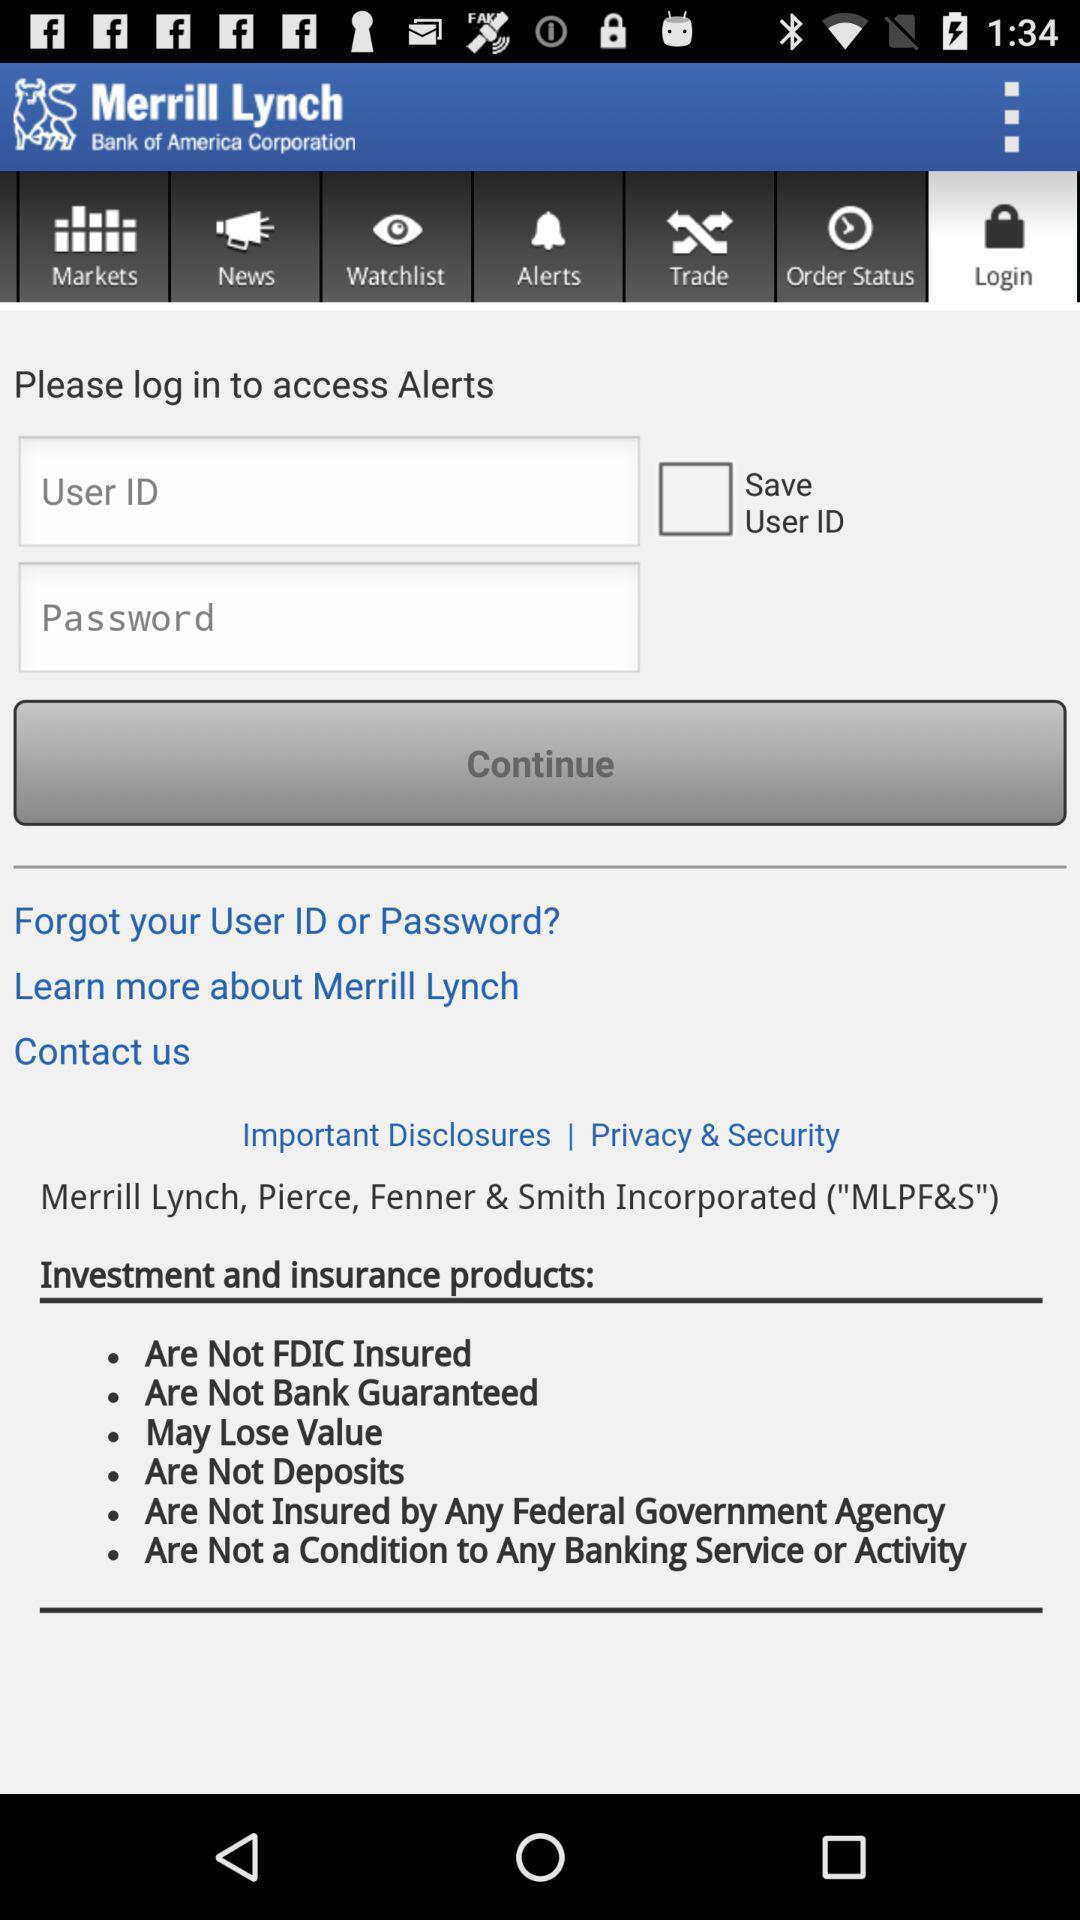 The height and width of the screenshot is (1920, 1080). What do you see at coordinates (693, 497) in the screenshot?
I see `the box is beside to saver user id` at bounding box center [693, 497].